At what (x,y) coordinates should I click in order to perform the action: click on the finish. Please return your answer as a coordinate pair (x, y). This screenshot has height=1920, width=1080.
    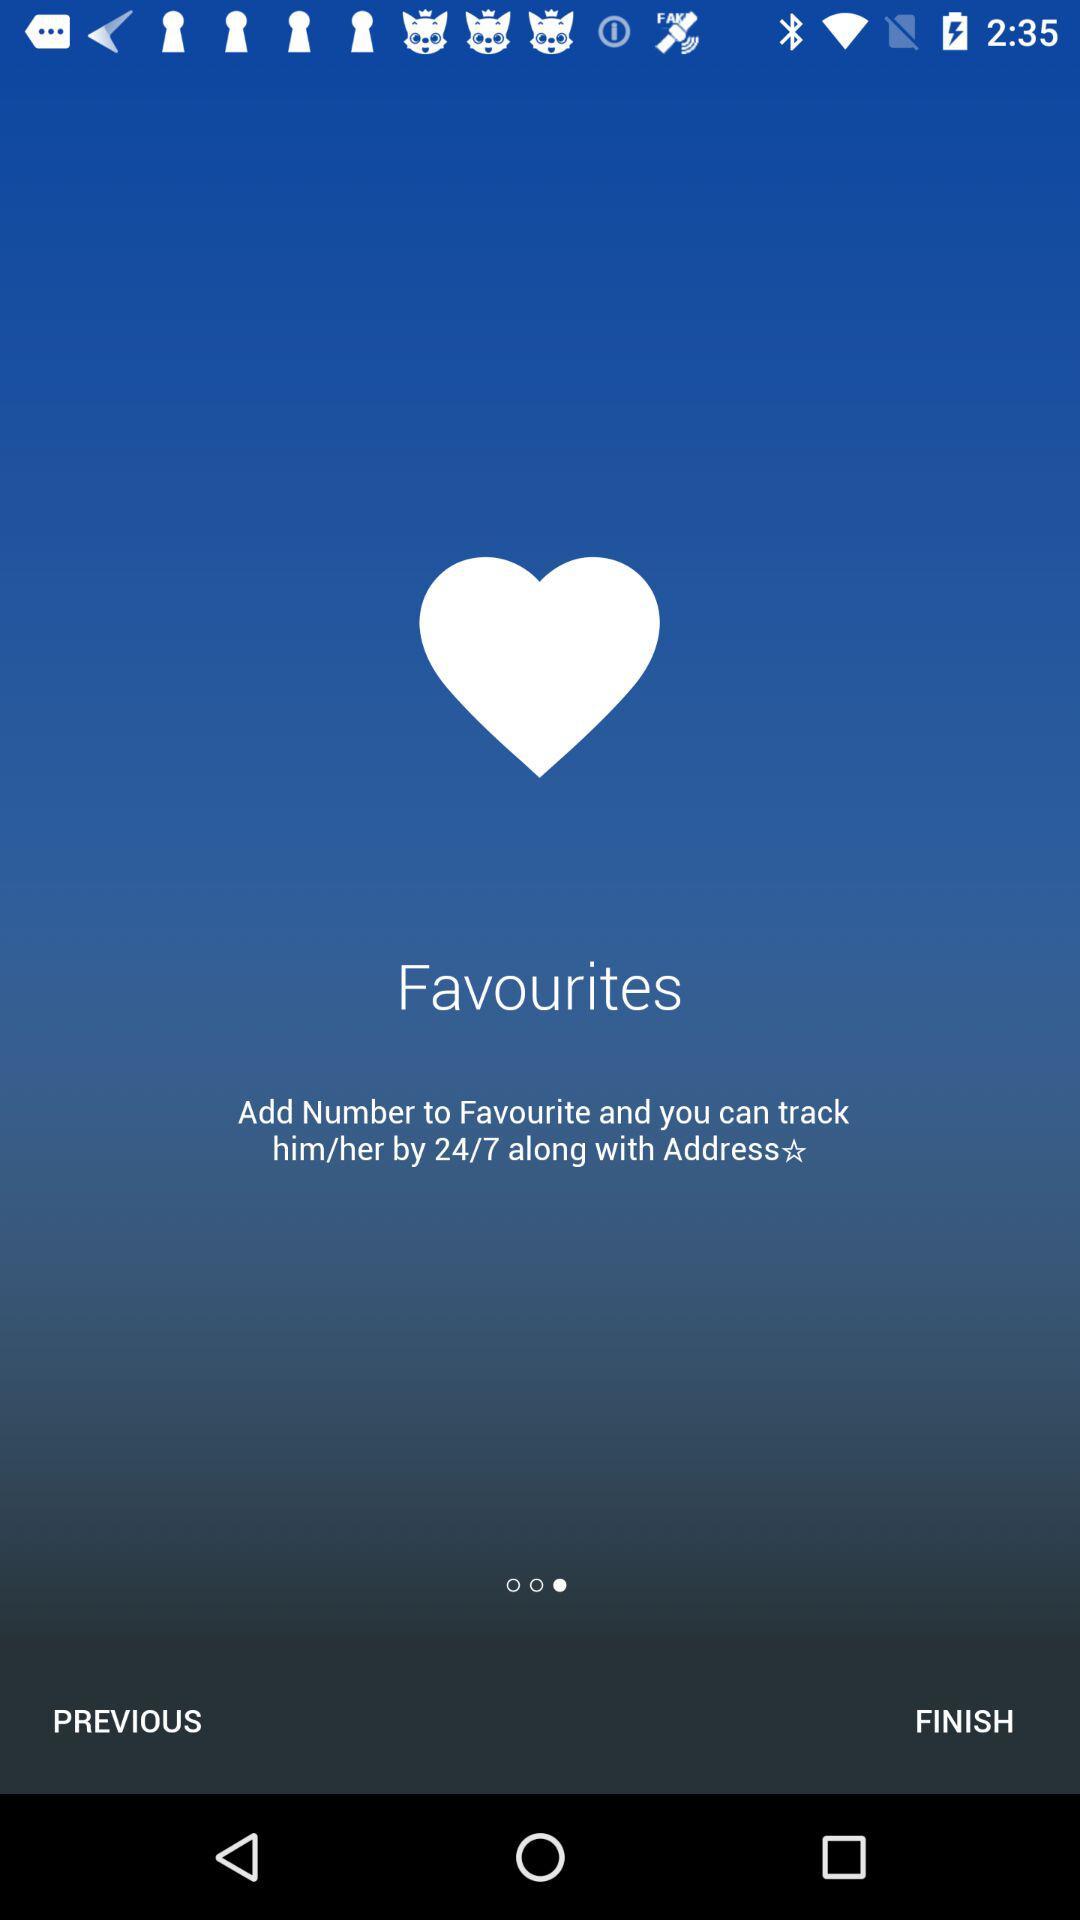
    Looking at the image, I should click on (963, 1719).